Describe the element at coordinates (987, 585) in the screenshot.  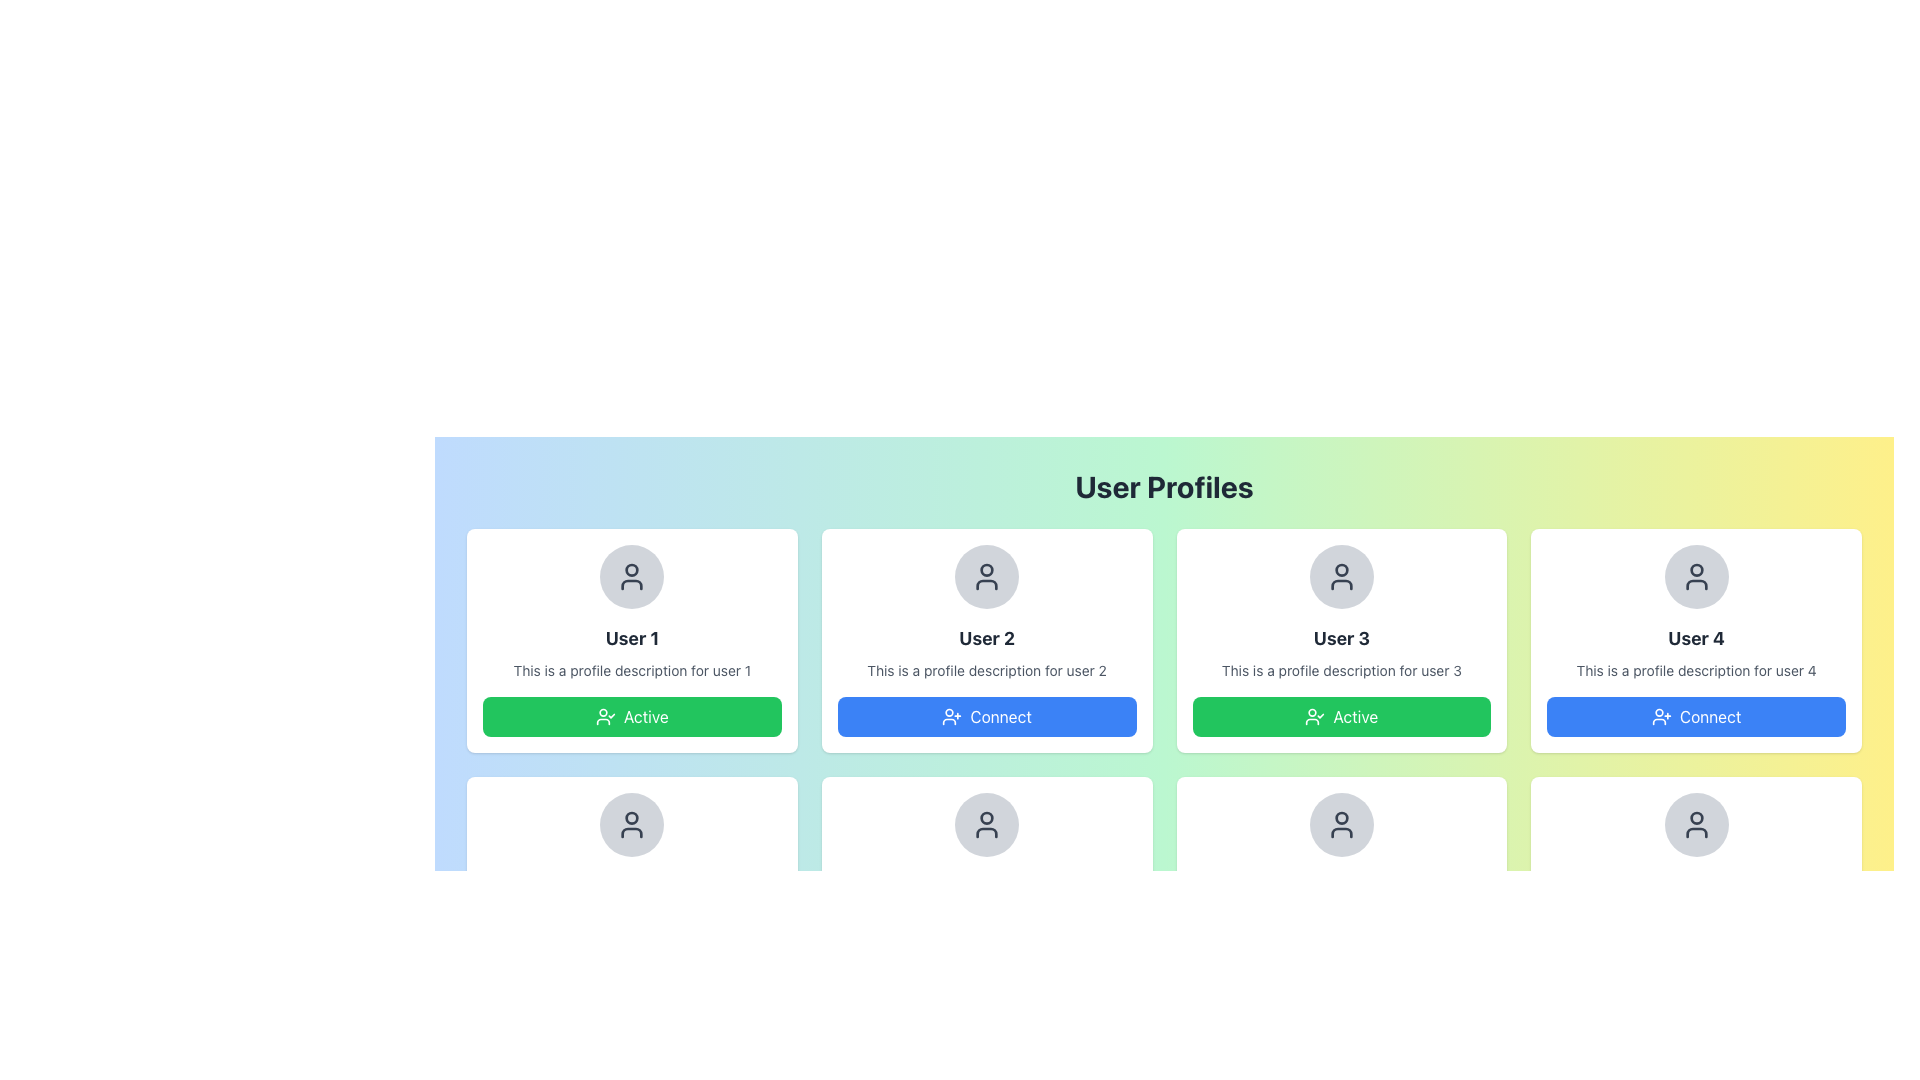
I see `the semicircular Icon Decoration element located directly beneath the avatar figure in the second user profile card` at that location.